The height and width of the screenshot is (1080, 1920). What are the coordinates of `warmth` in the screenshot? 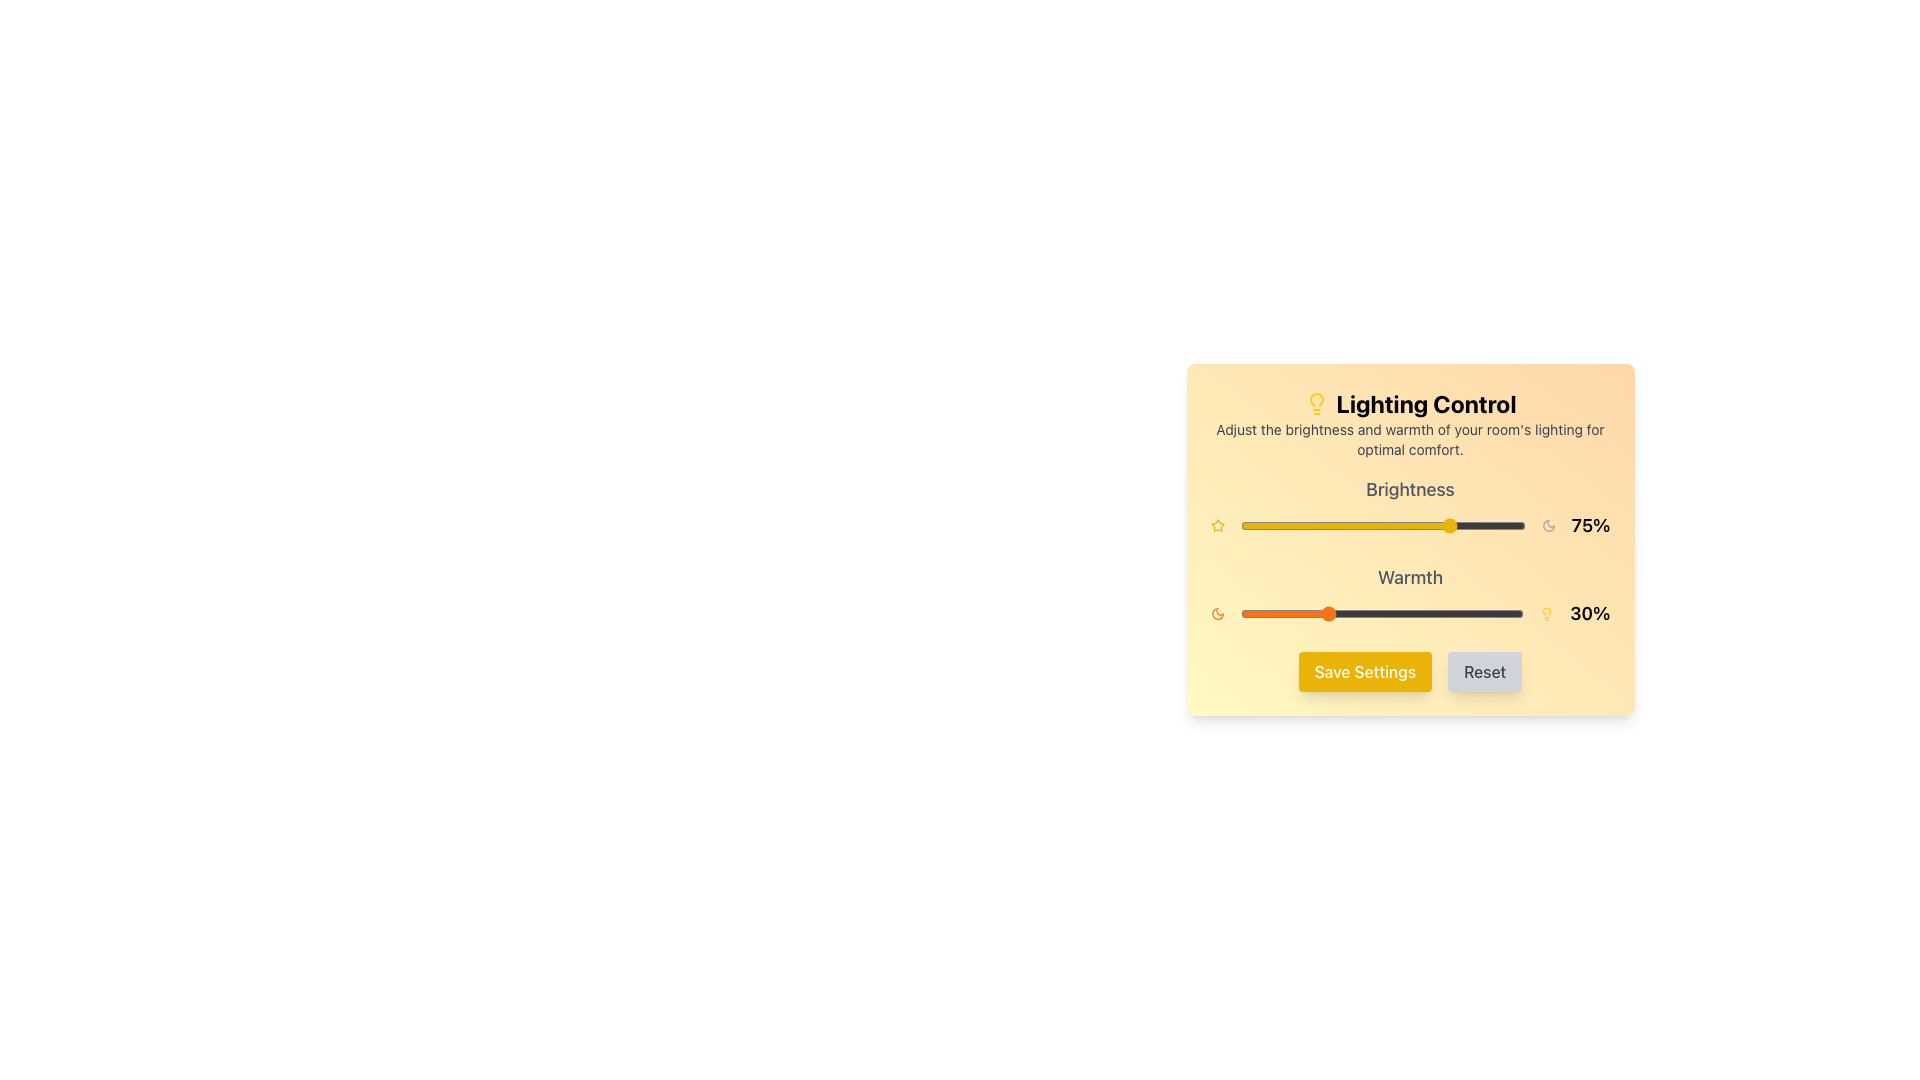 It's located at (1389, 612).